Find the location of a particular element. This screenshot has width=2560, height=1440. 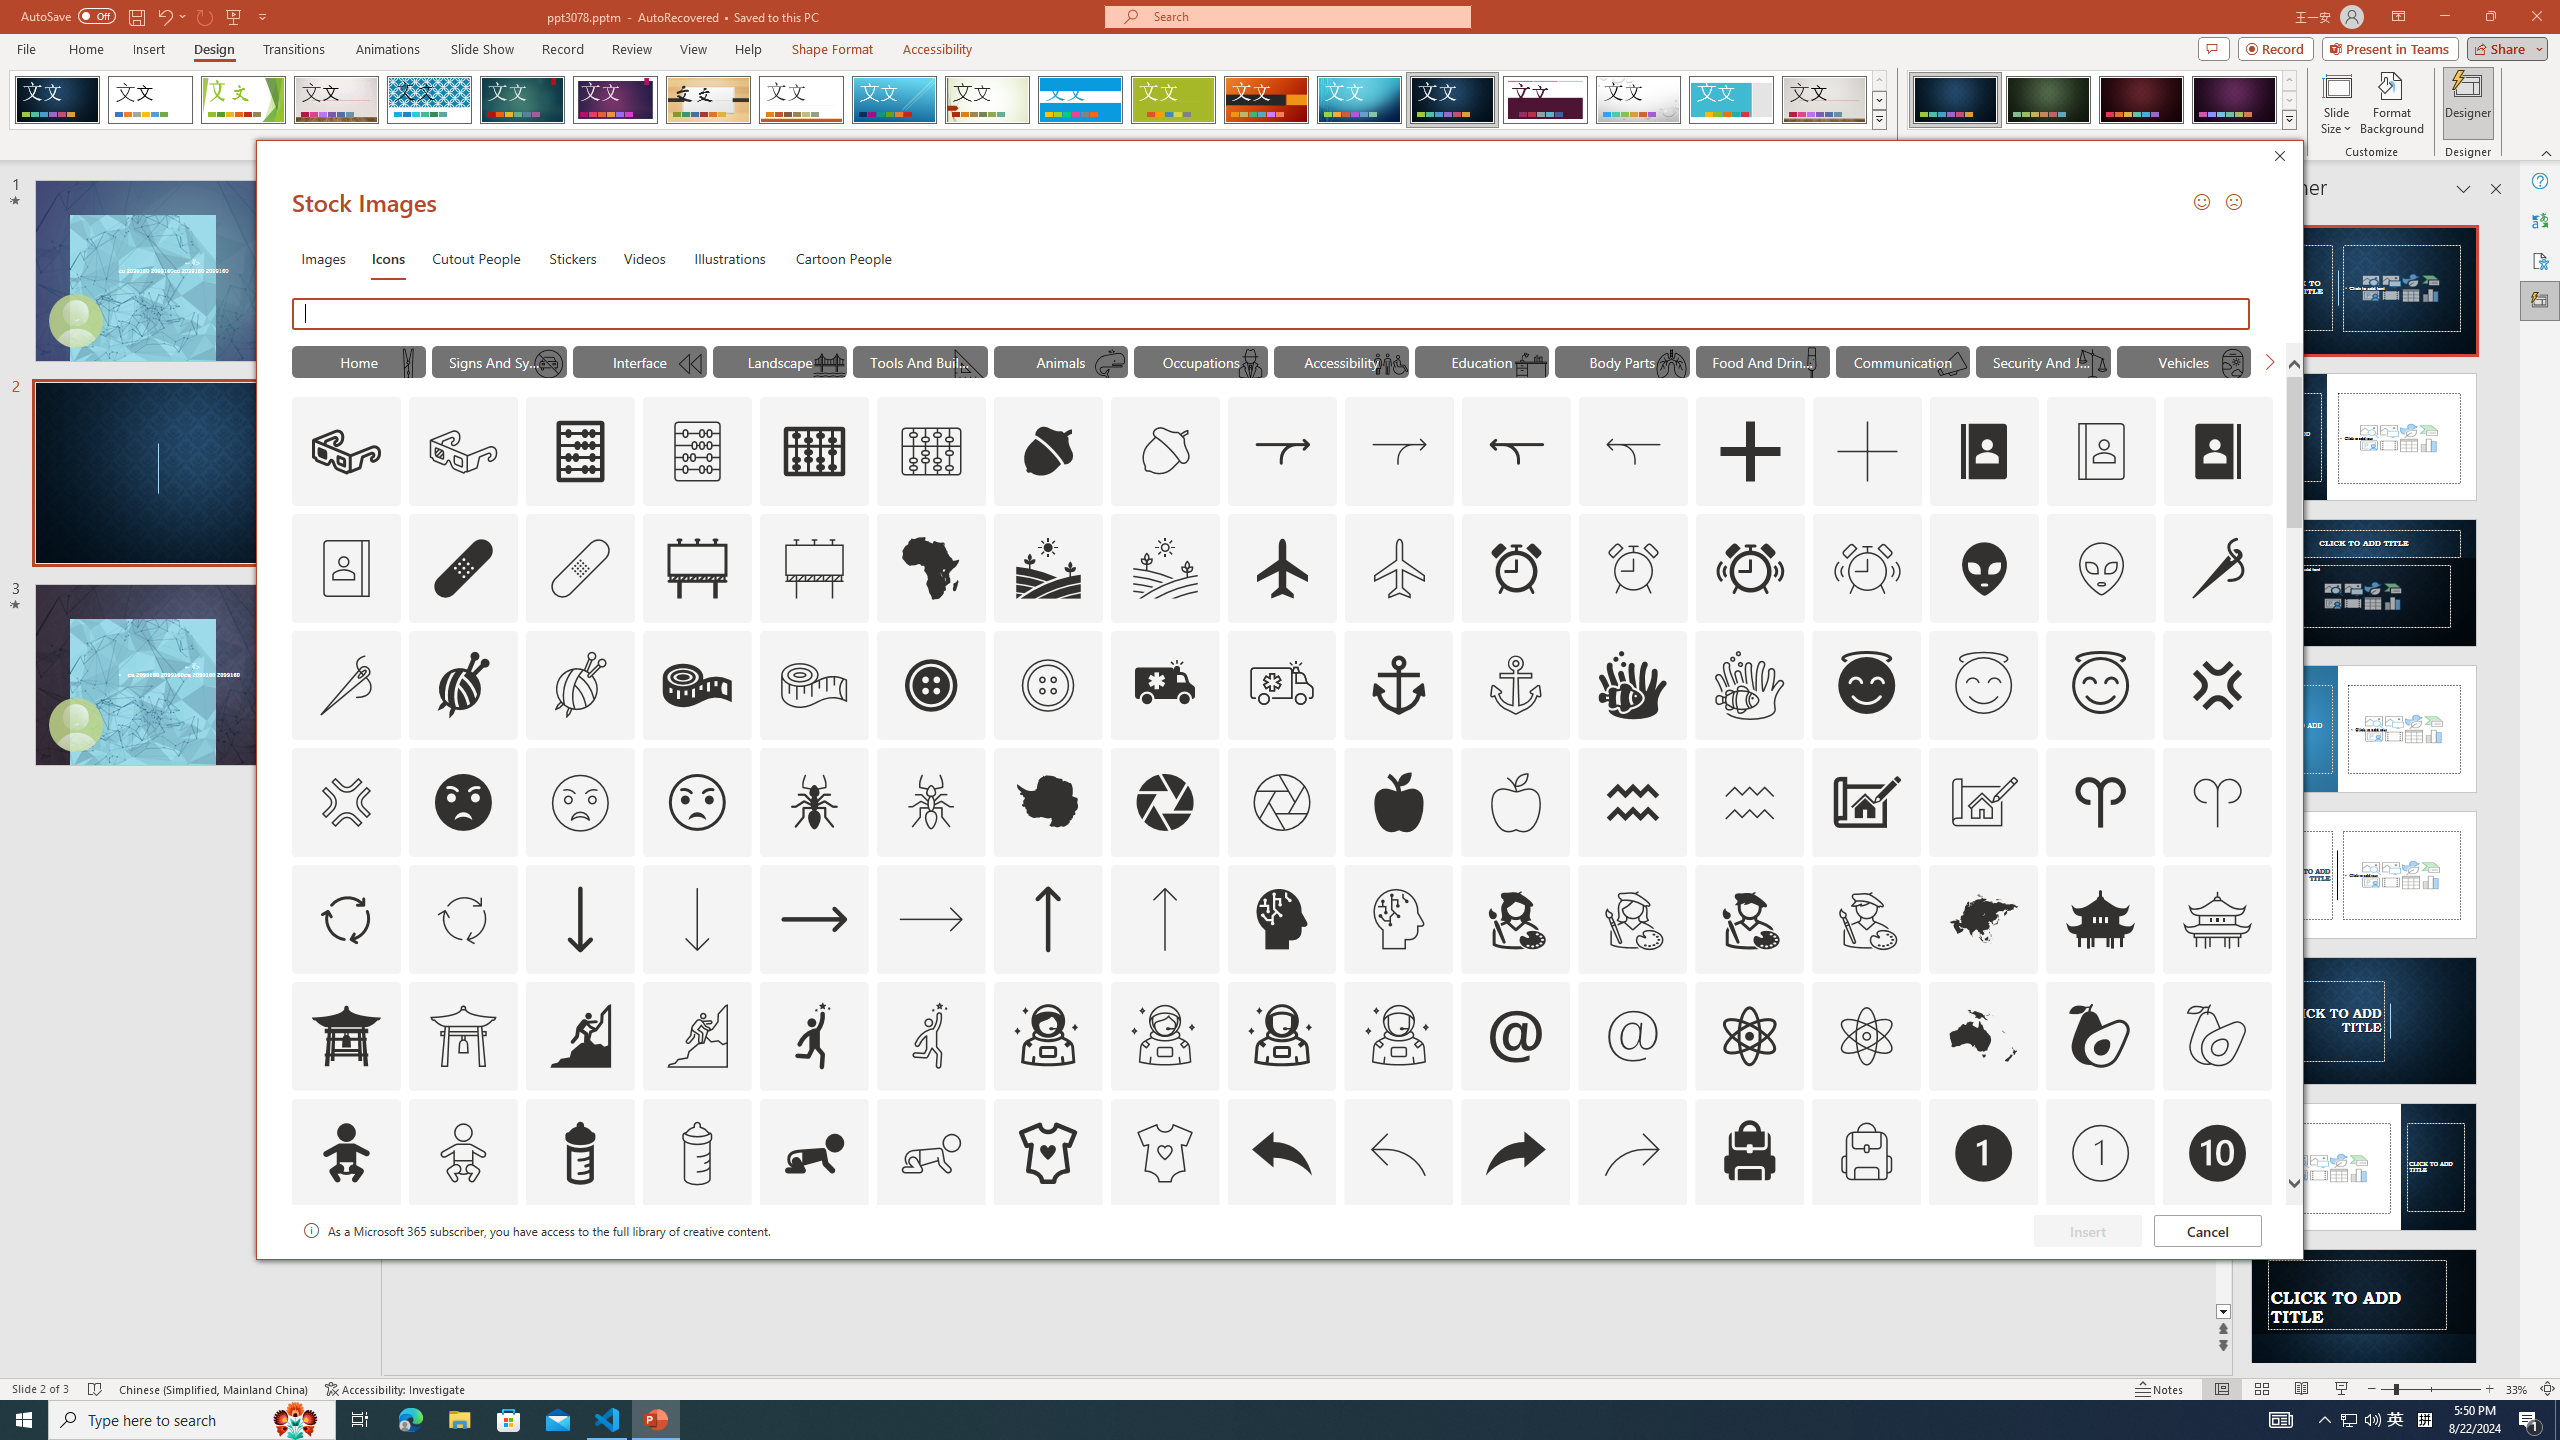

'AutomationID: Icons_Airplane' is located at coordinates (1281, 567).